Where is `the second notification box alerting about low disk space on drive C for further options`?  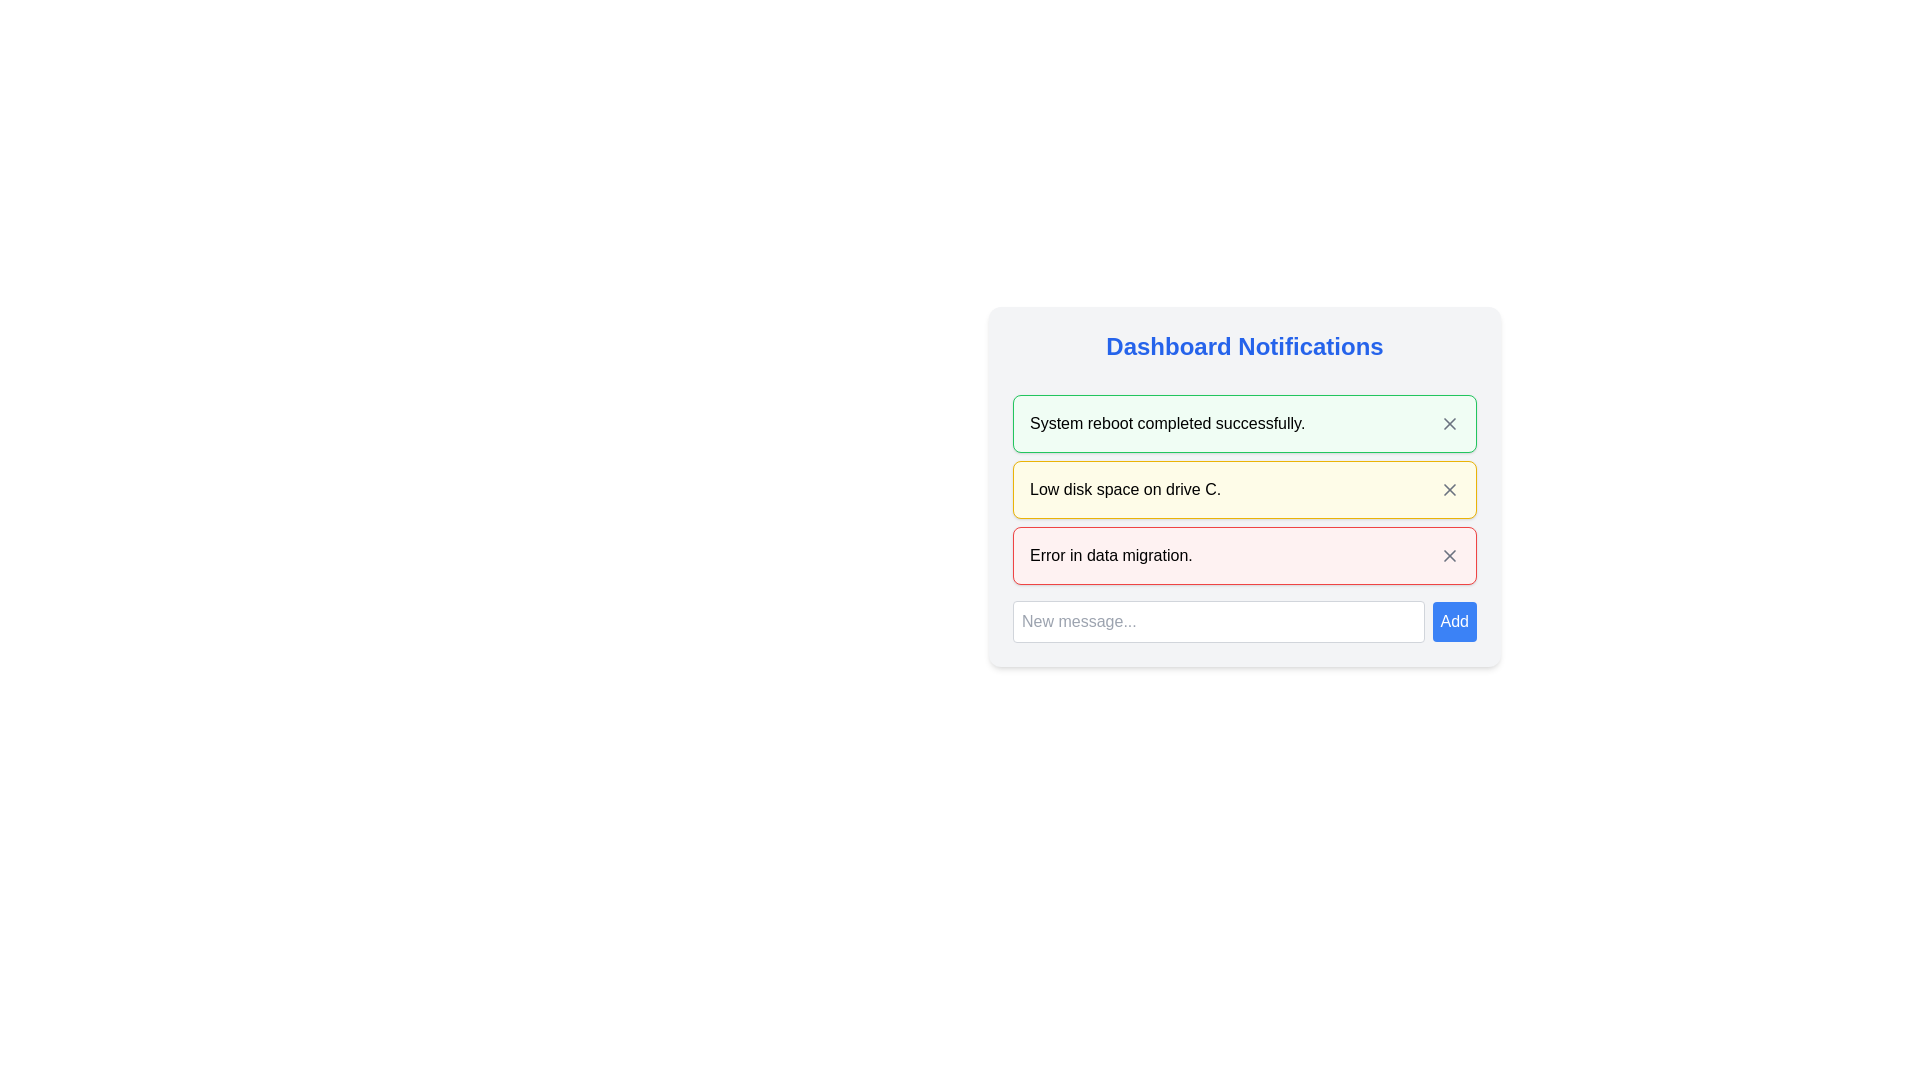
the second notification box alerting about low disk space on drive C for further options is located at coordinates (1243, 486).